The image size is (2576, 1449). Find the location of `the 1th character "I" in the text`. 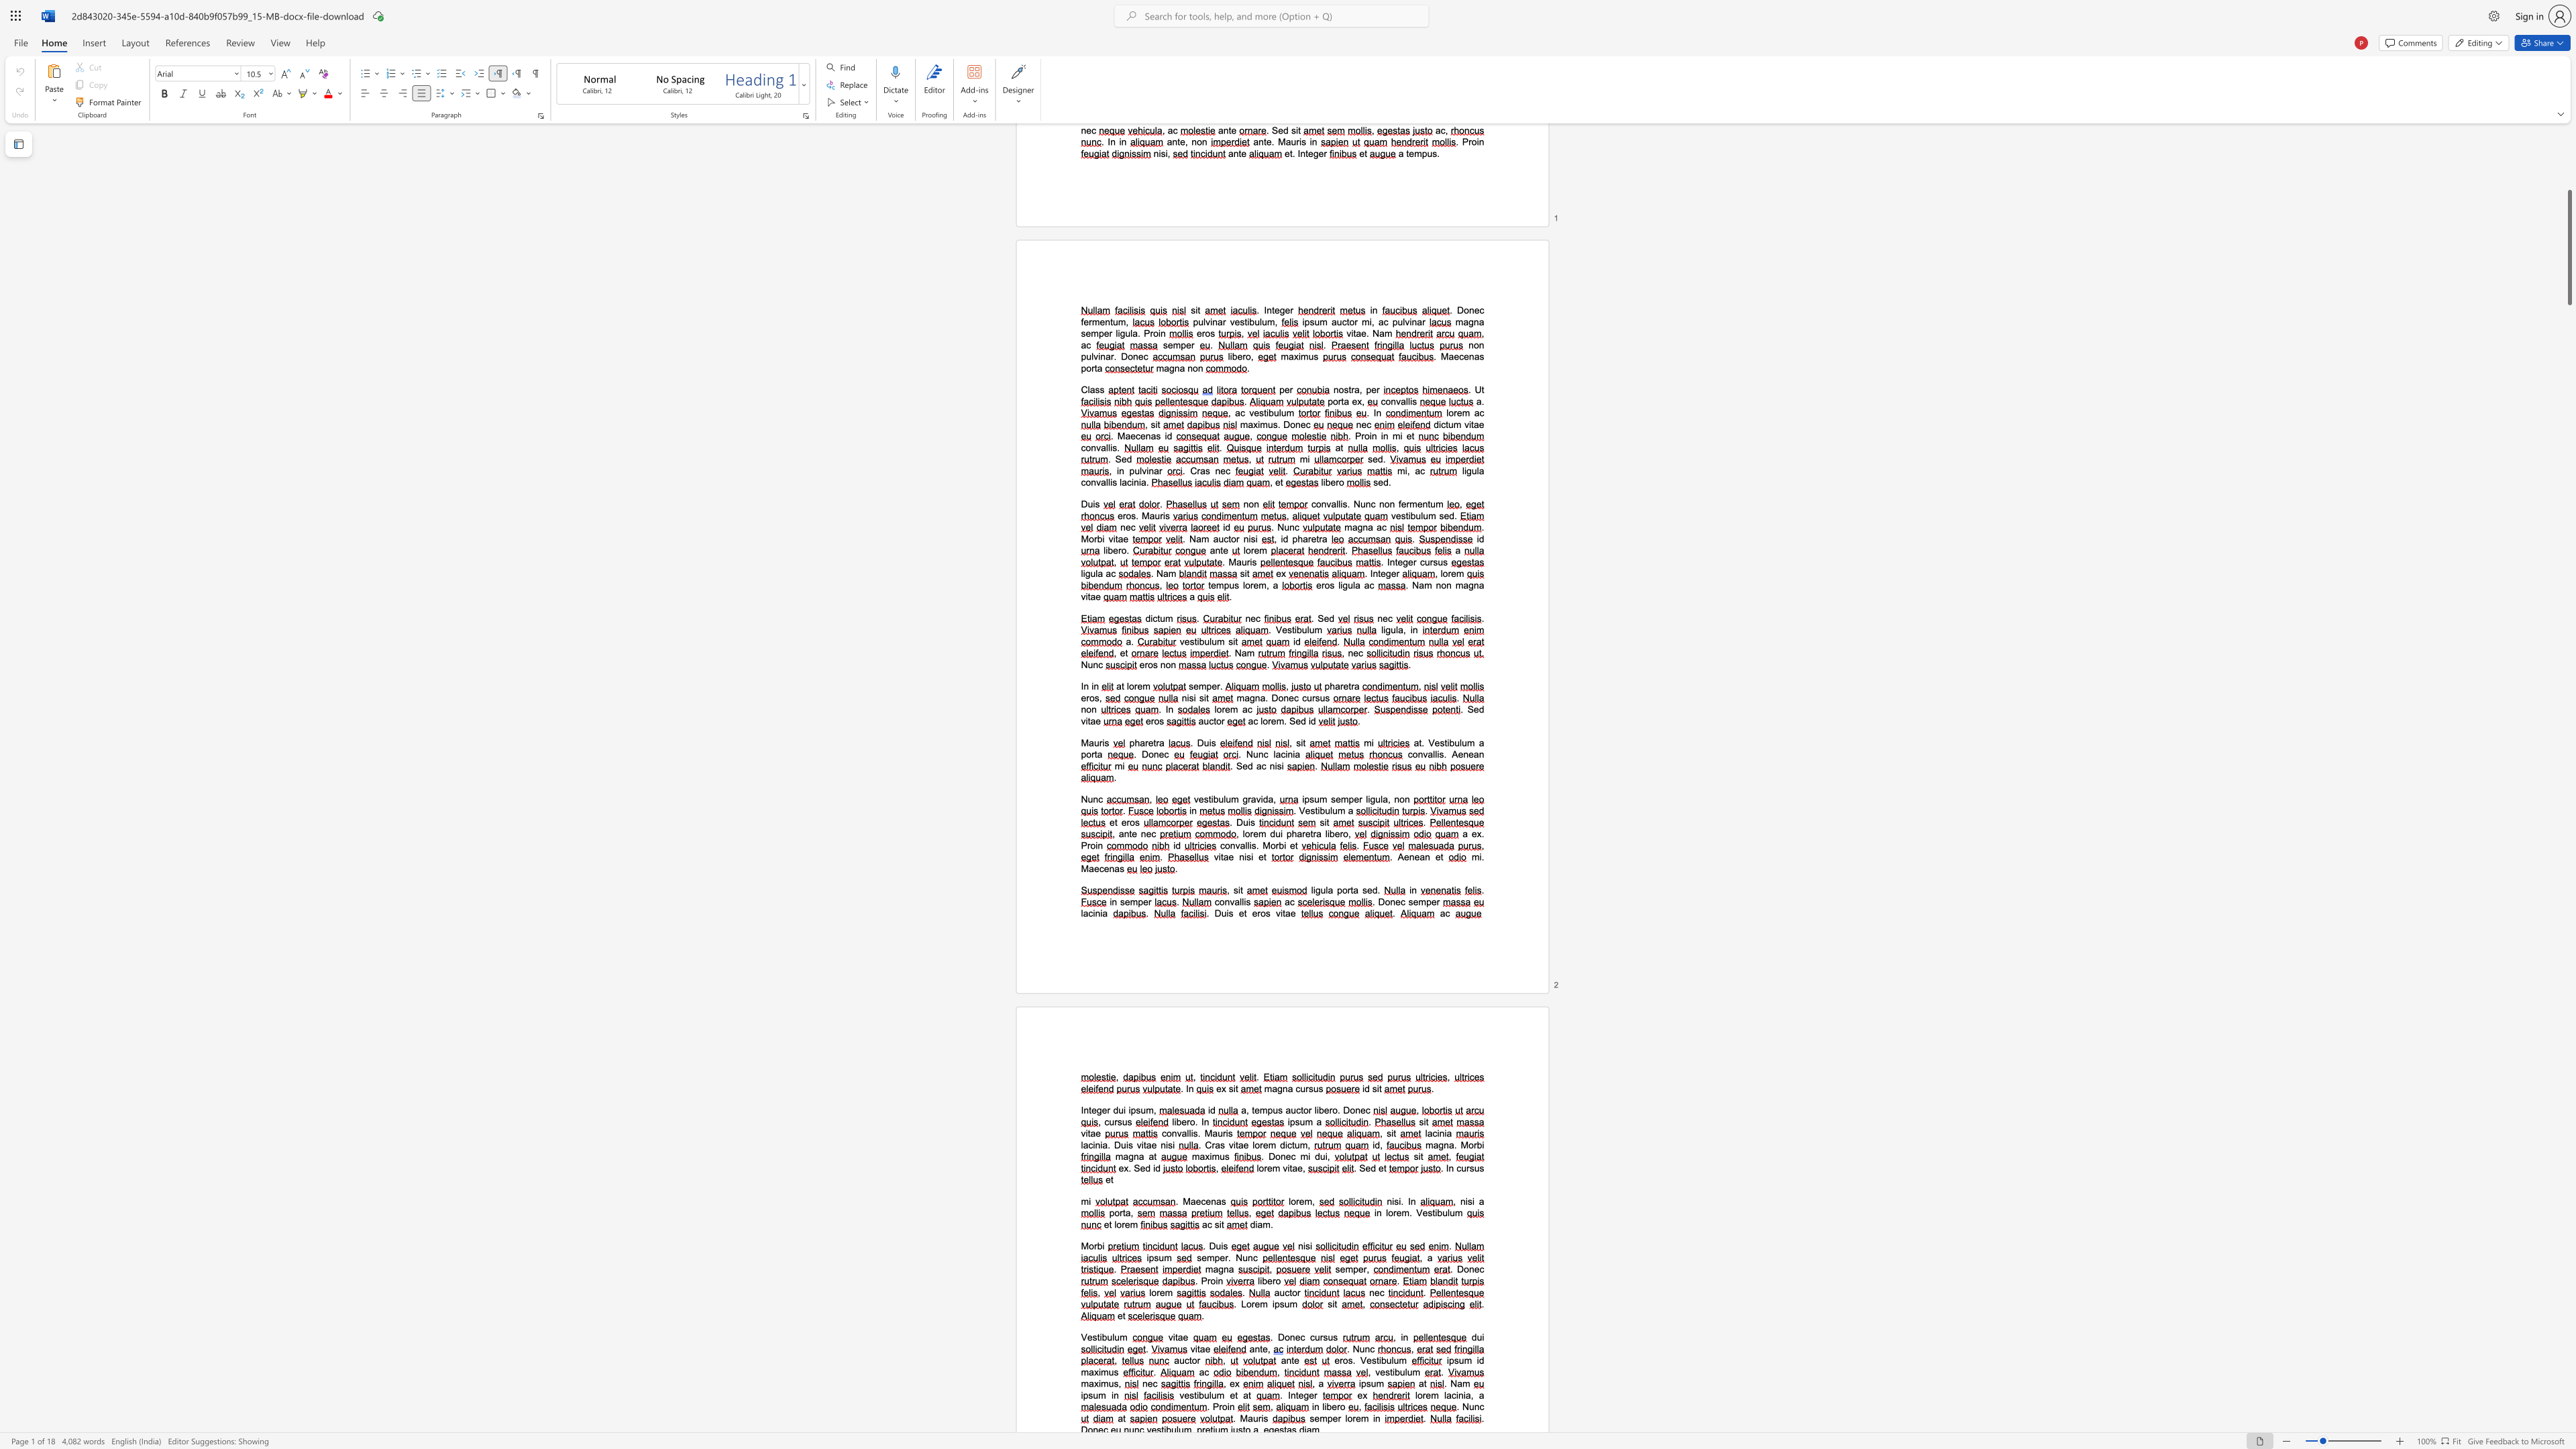

the 1th character "I" in the text is located at coordinates (1081, 1110).